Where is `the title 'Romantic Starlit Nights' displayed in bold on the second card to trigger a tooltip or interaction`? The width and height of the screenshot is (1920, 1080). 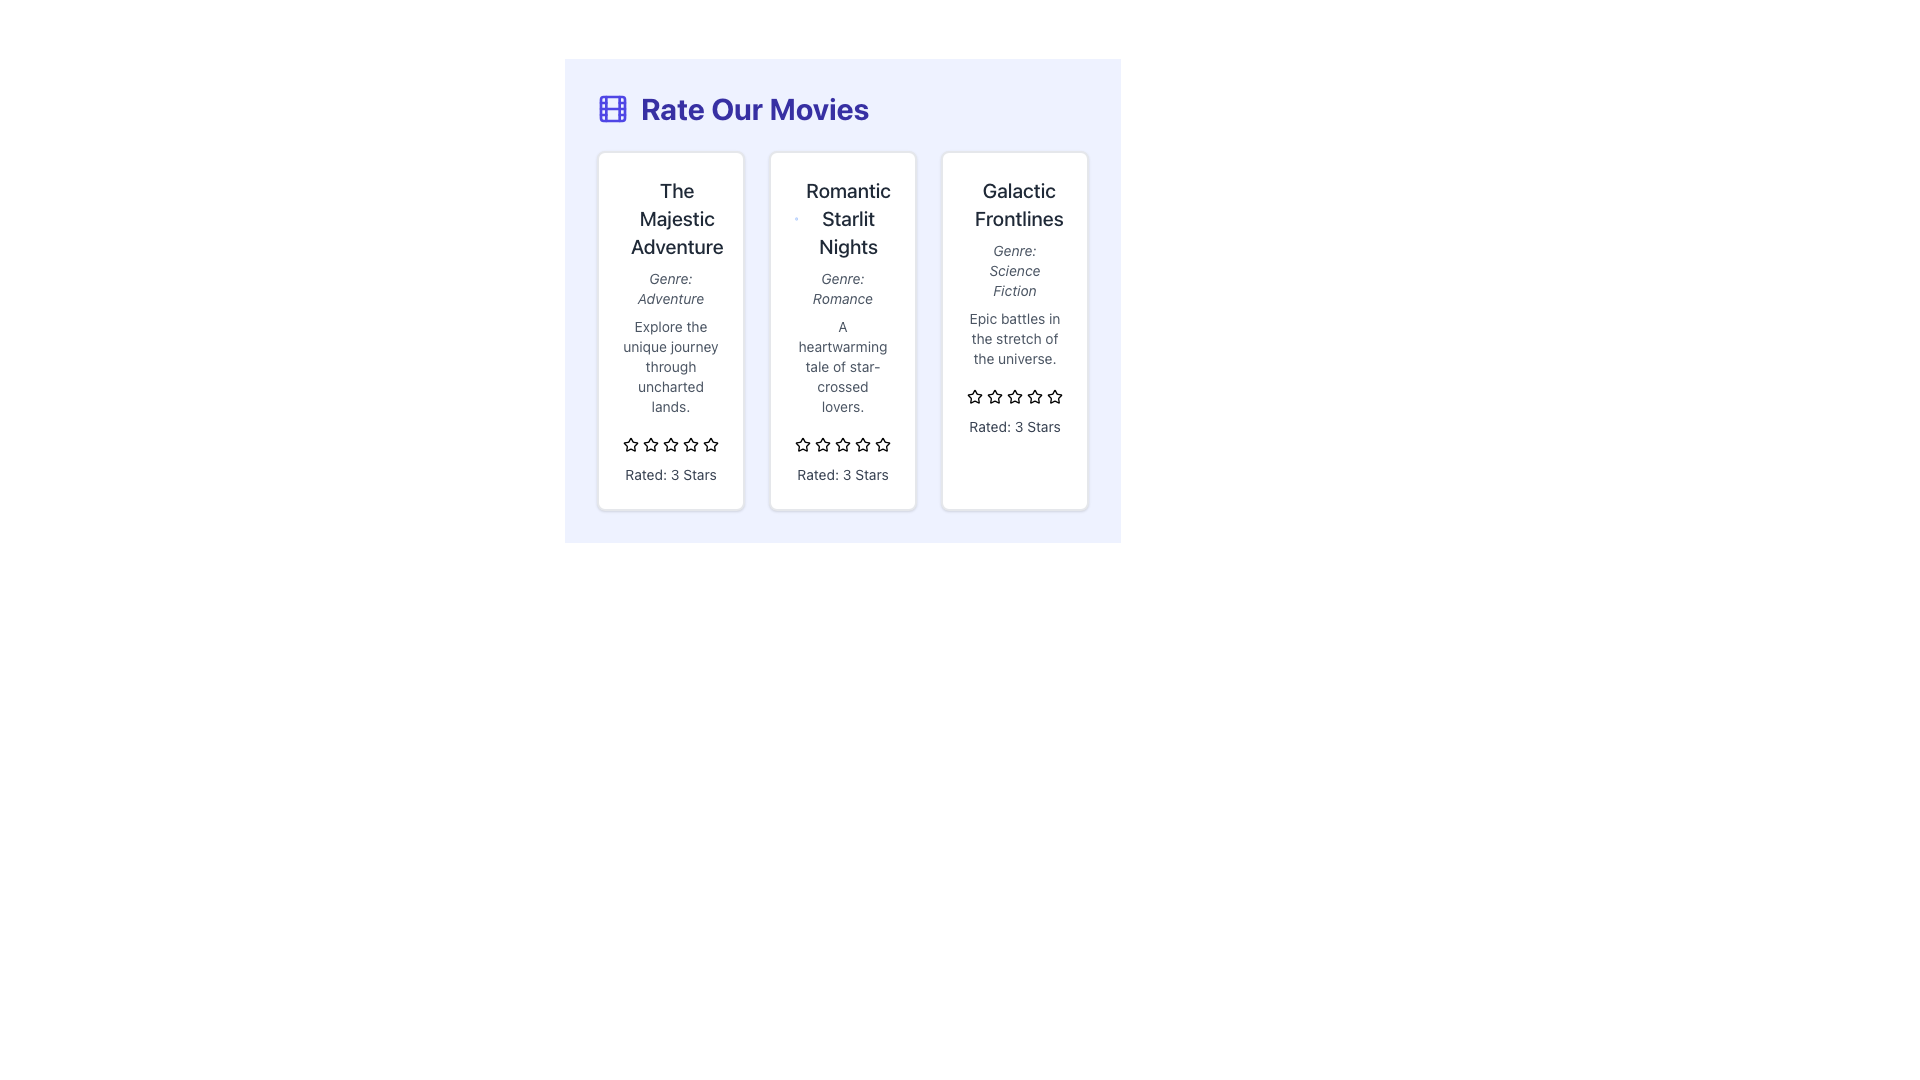
the title 'Romantic Starlit Nights' displayed in bold on the second card to trigger a tooltip or interaction is located at coordinates (843, 219).